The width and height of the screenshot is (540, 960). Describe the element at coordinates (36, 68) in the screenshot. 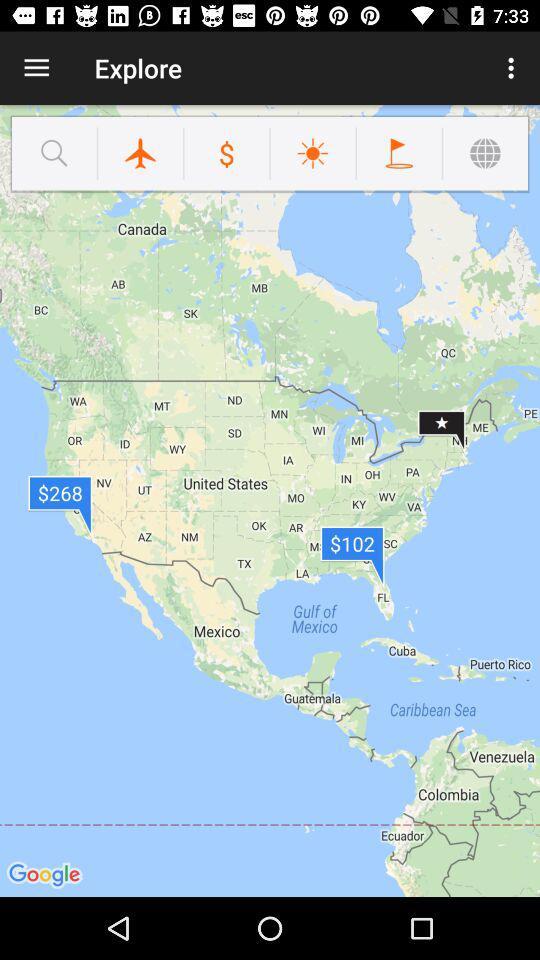

I see `icon to the left of the explore` at that location.